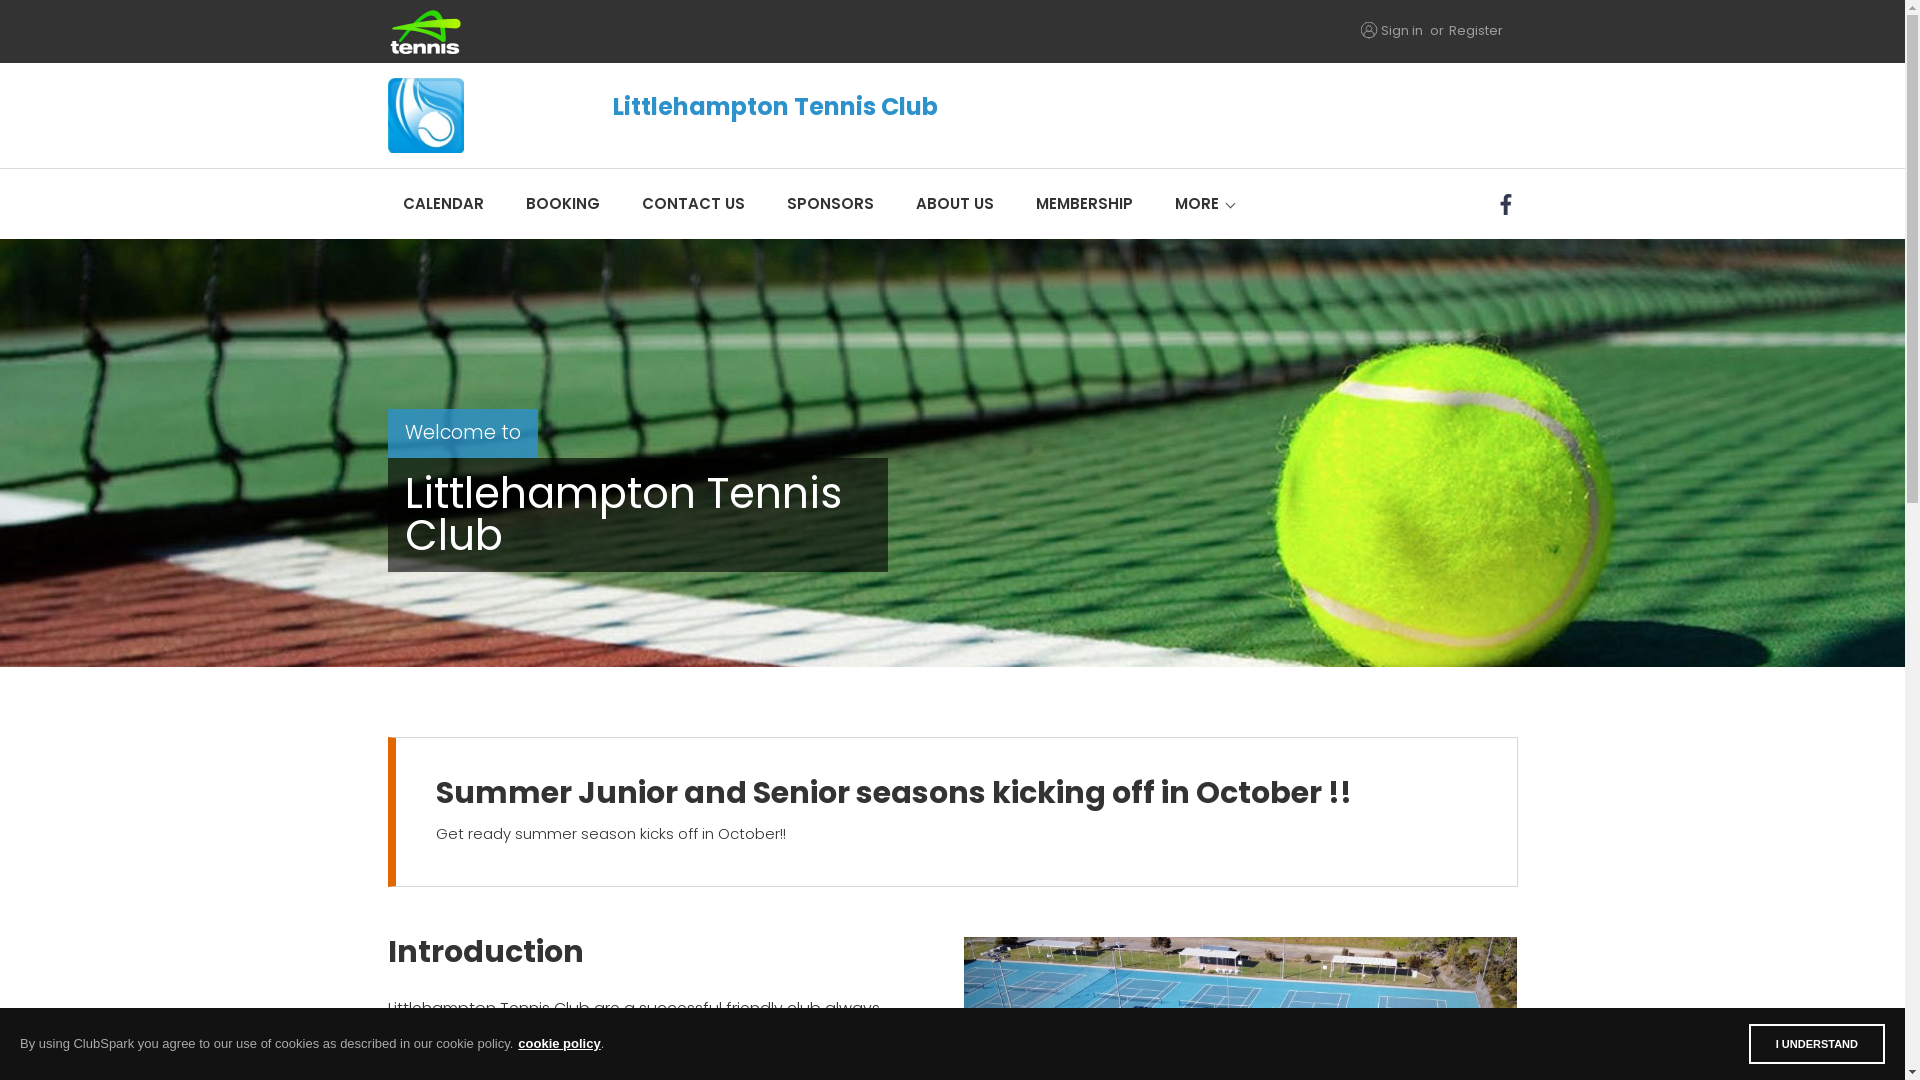  I want to click on 'Sign in', so click(1379, 30).